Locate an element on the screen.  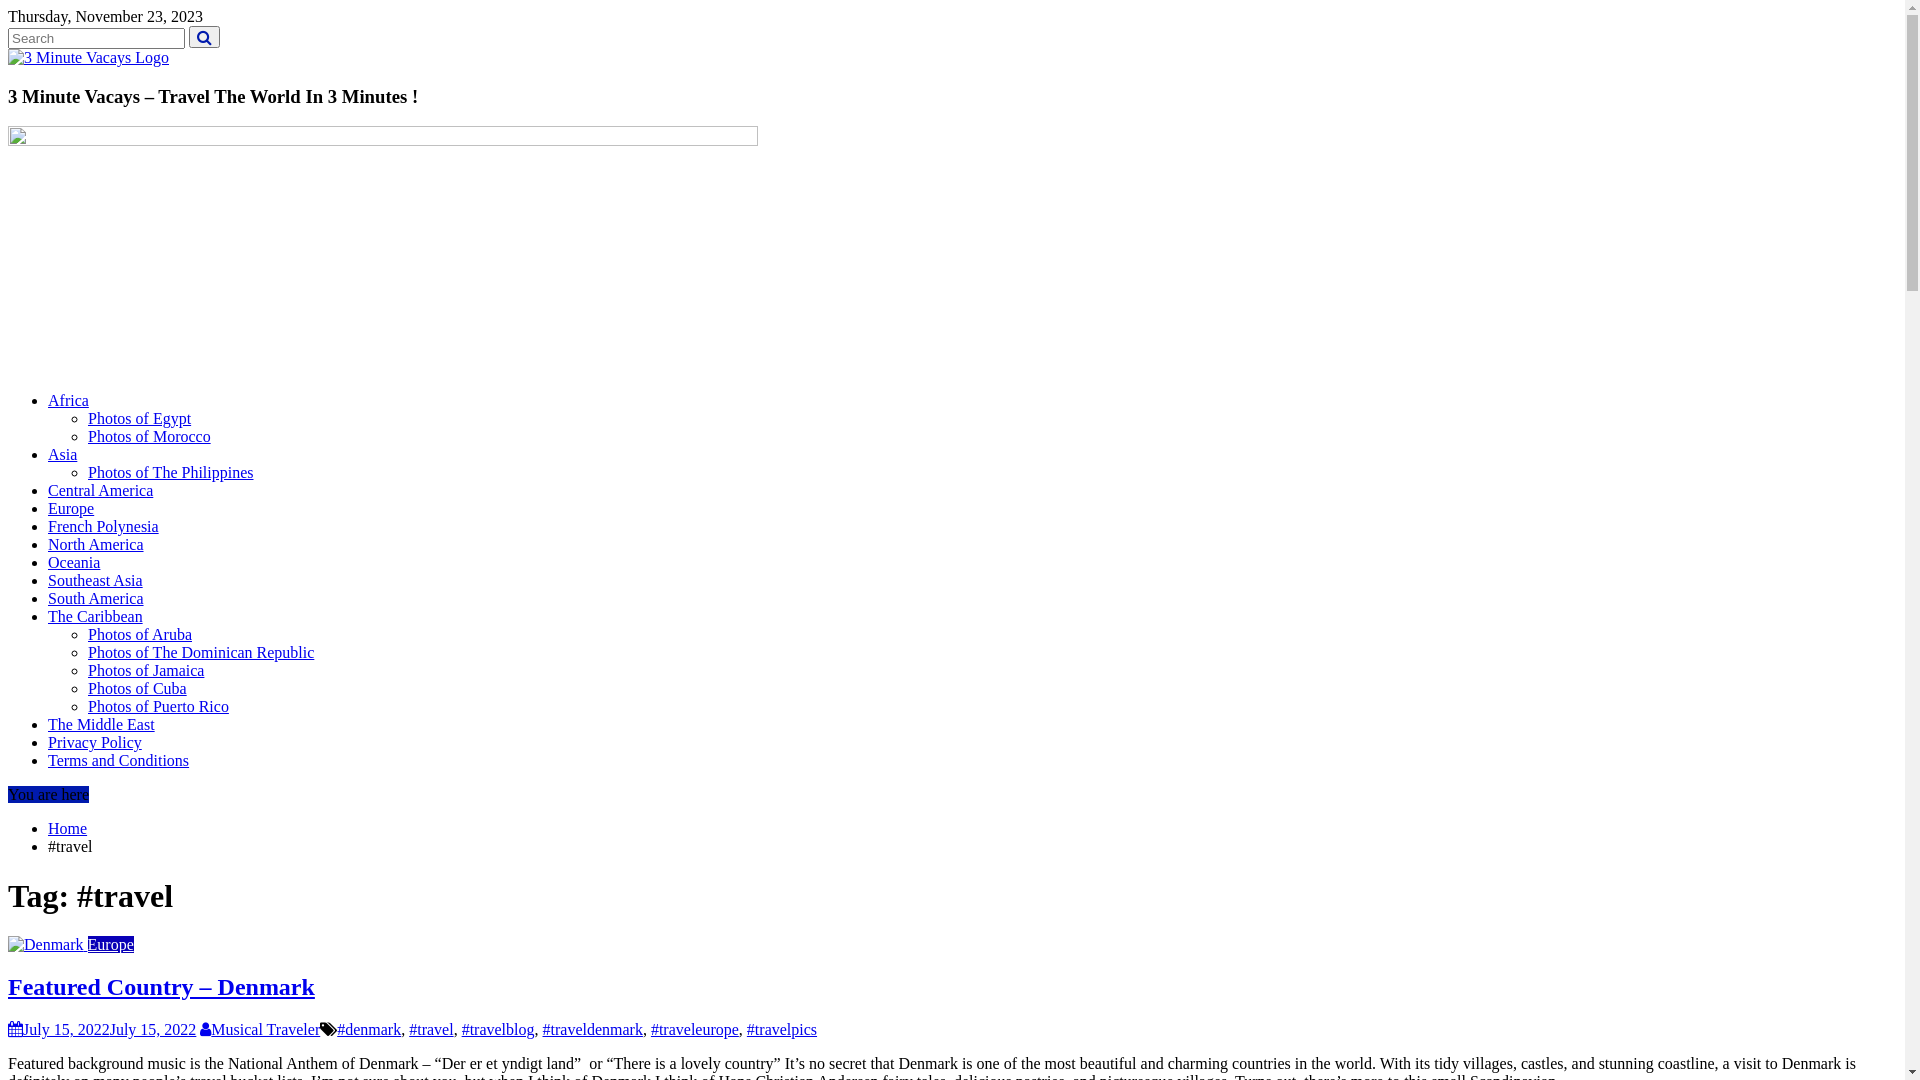
'Photos of Morocco' is located at coordinates (86, 435).